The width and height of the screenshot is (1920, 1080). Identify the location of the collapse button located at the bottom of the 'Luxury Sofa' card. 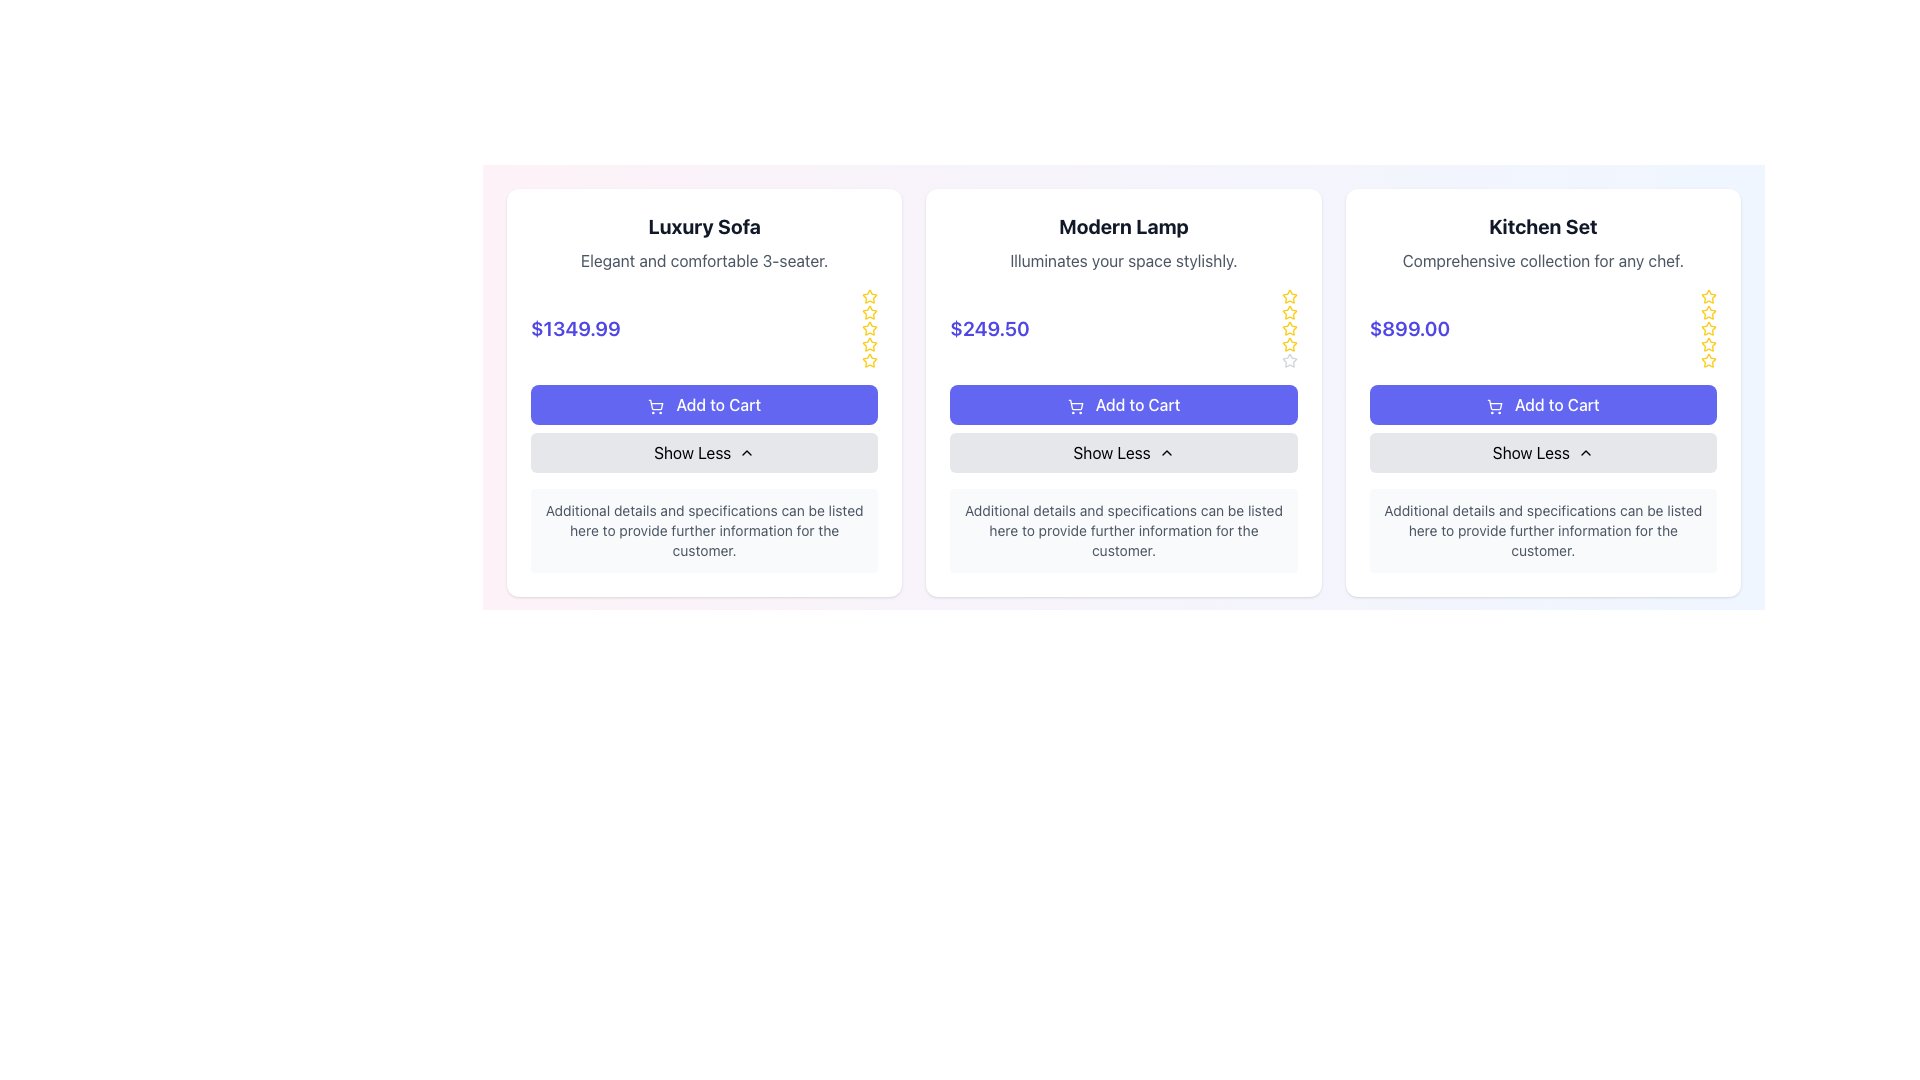
(704, 452).